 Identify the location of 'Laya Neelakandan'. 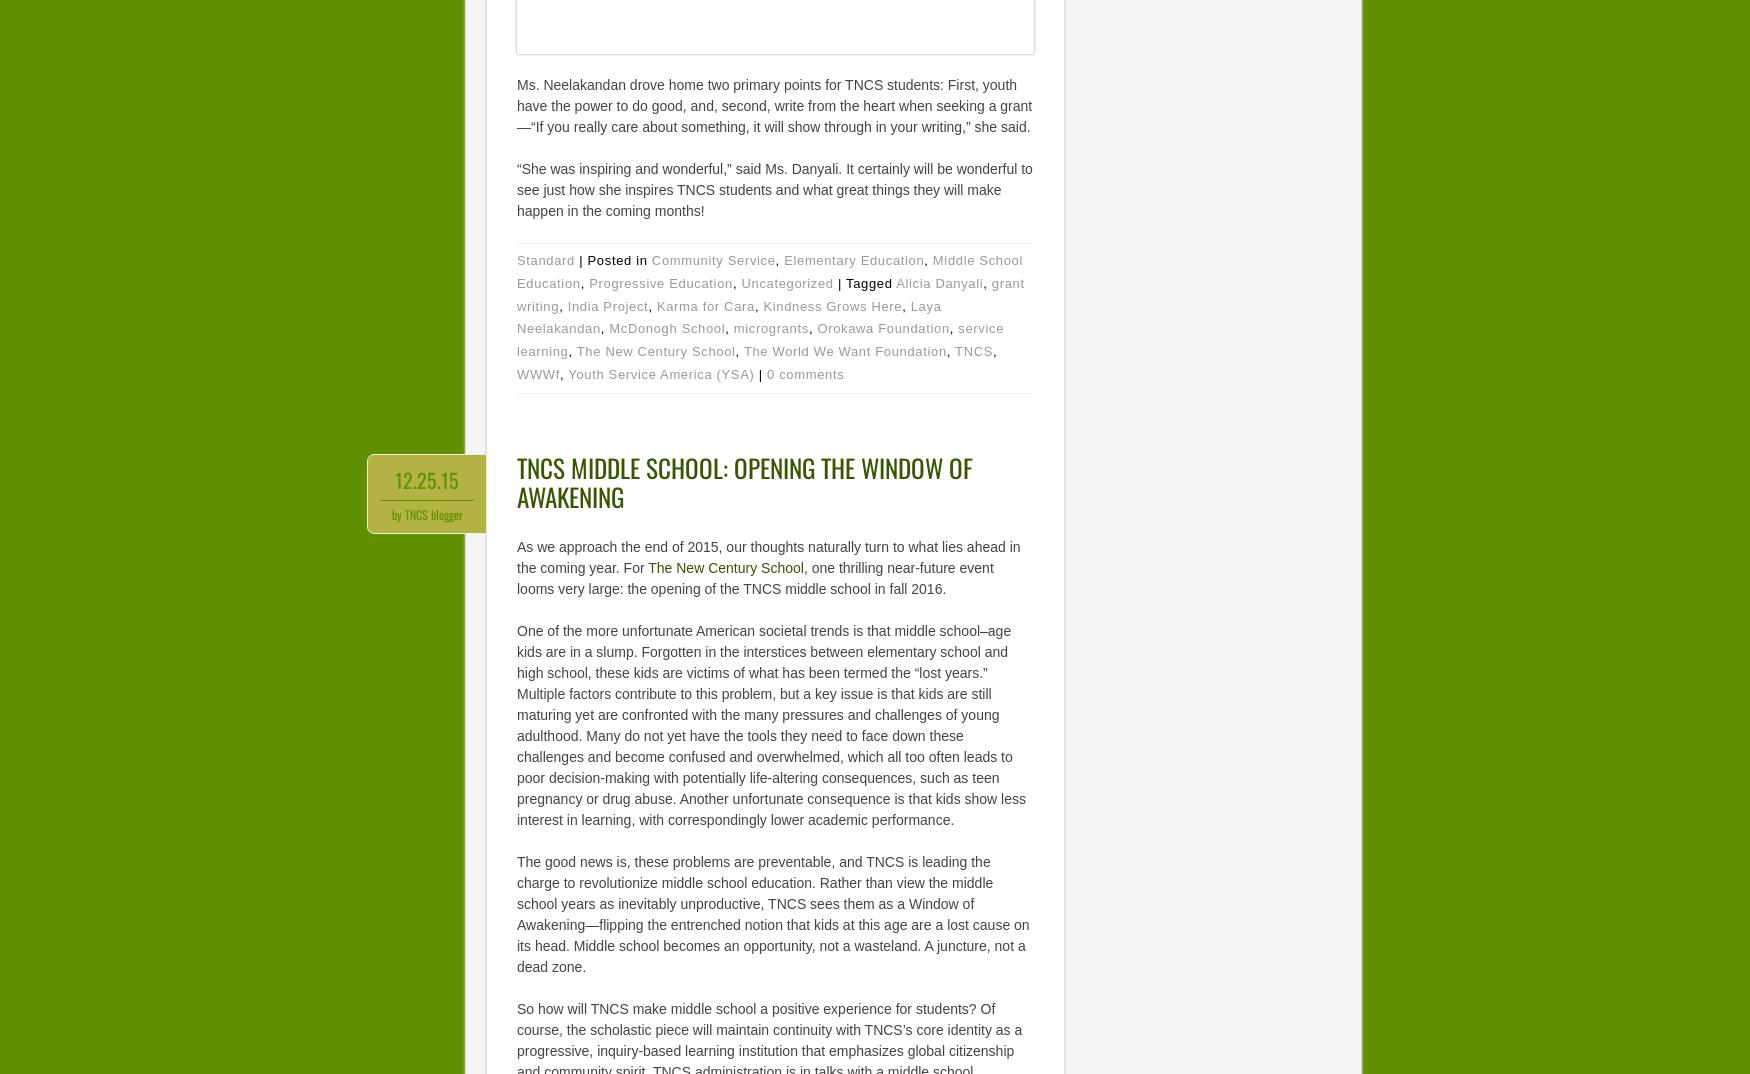
(515, 317).